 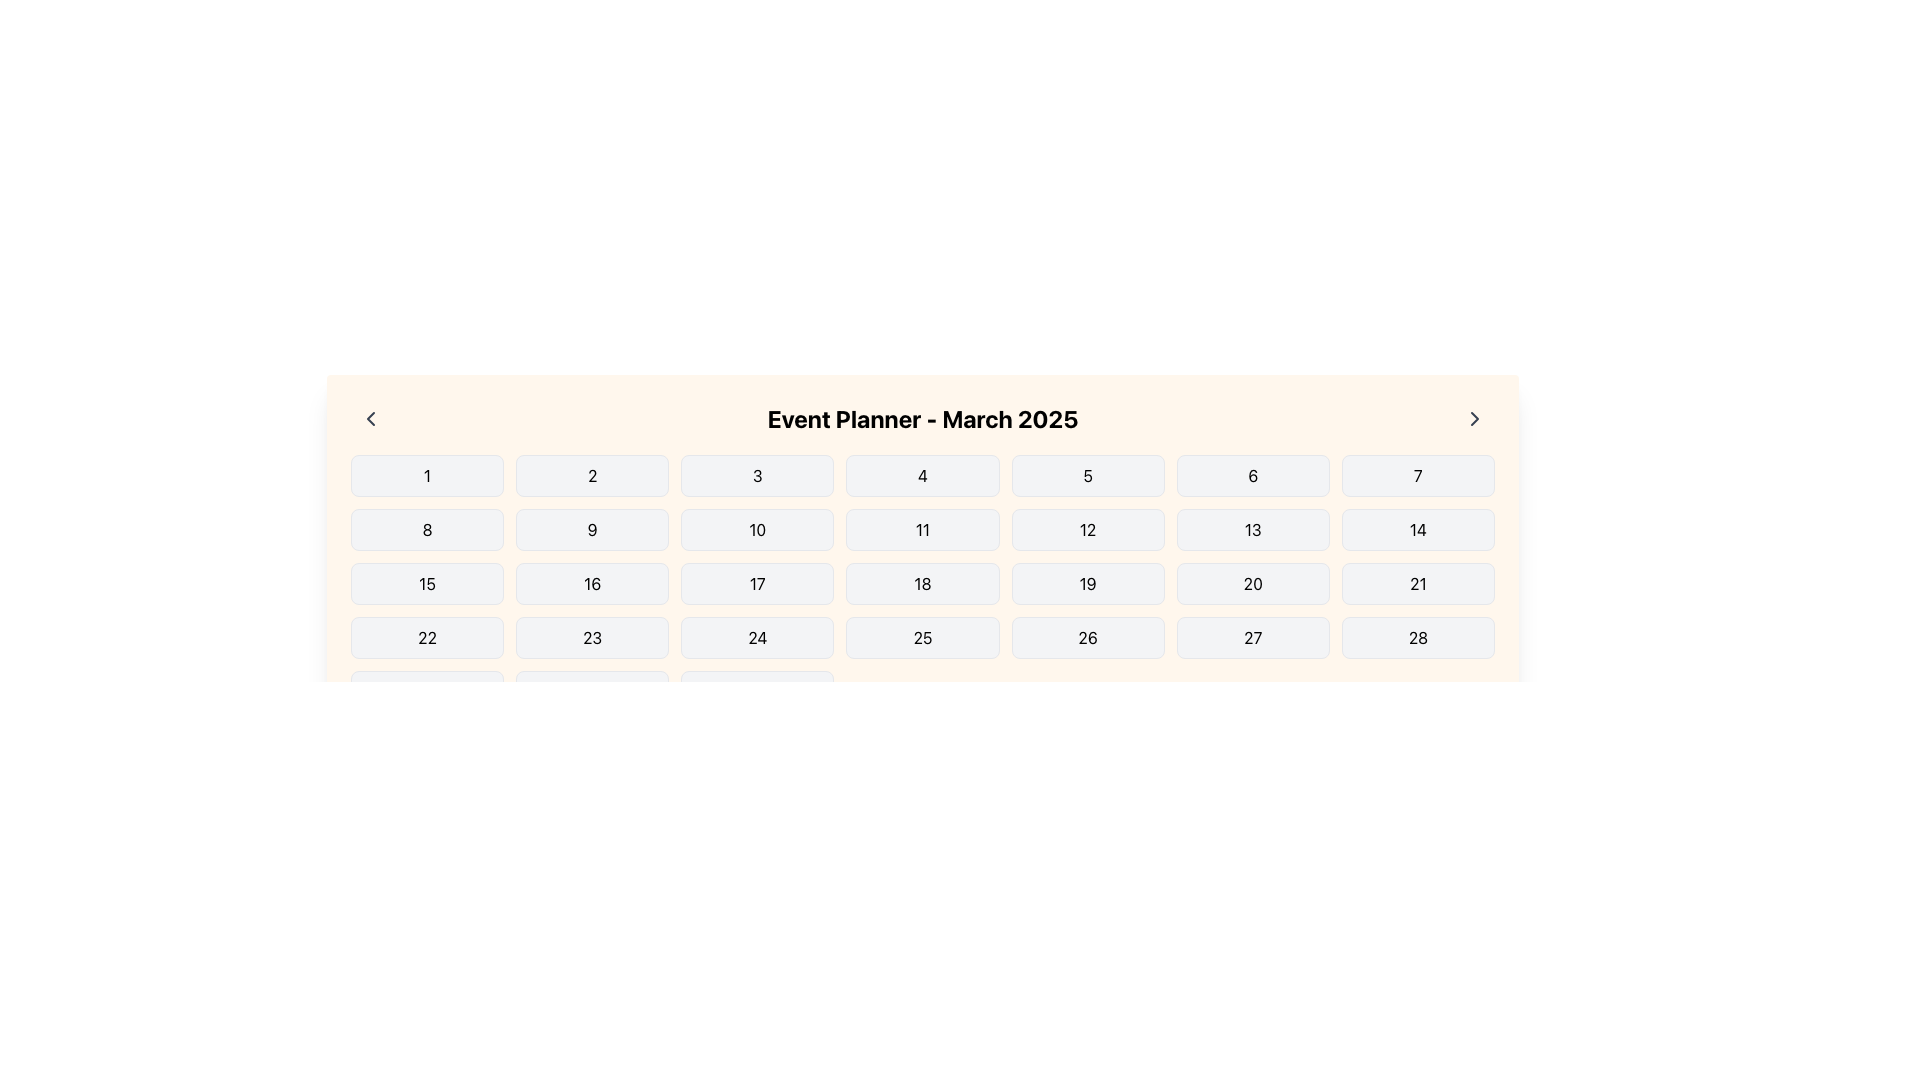 What do you see at coordinates (1252, 583) in the screenshot?
I see `the selectable date '20' in the calendar grid for March 2025` at bounding box center [1252, 583].